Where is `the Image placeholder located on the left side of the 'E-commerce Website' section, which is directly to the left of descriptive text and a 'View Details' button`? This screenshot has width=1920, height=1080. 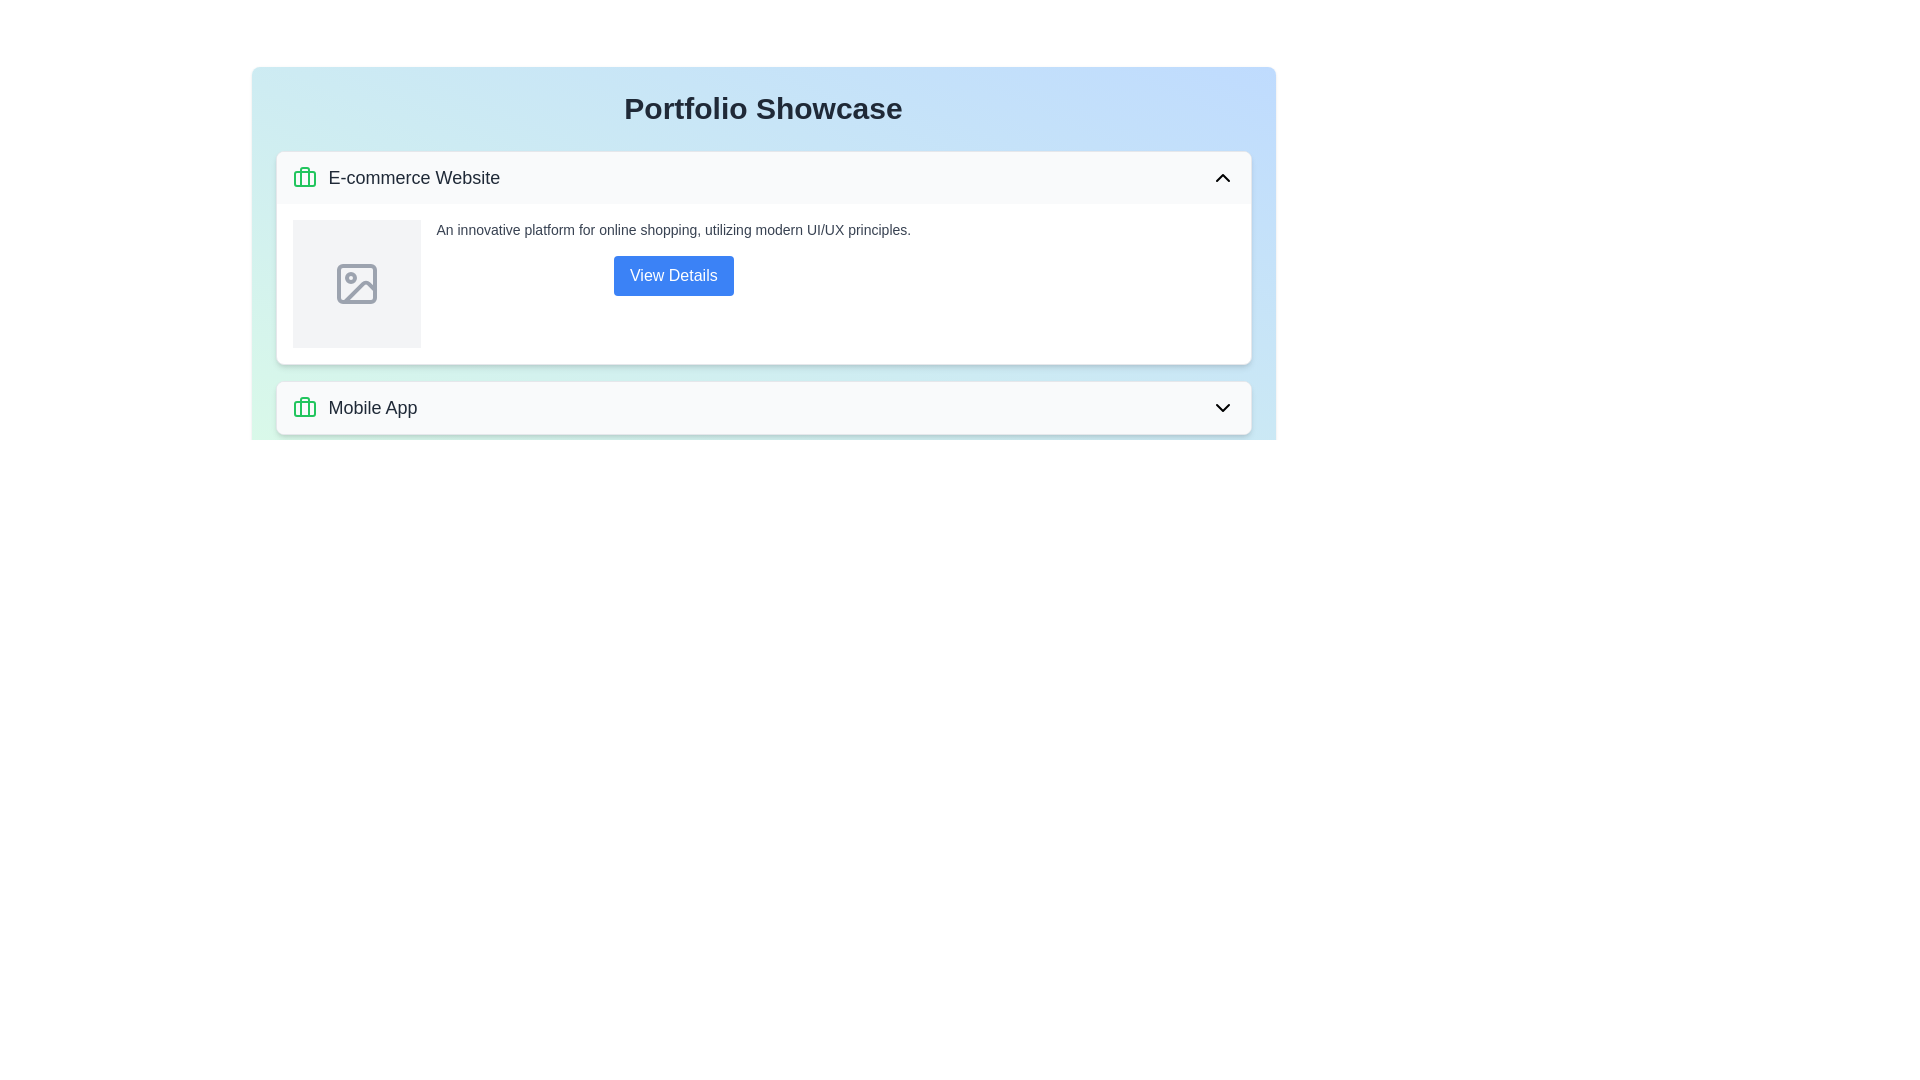 the Image placeholder located on the left side of the 'E-commerce Website' section, which is directly to the left of descriptive text and a 'View Details' button is located at coordinates (356, 284).